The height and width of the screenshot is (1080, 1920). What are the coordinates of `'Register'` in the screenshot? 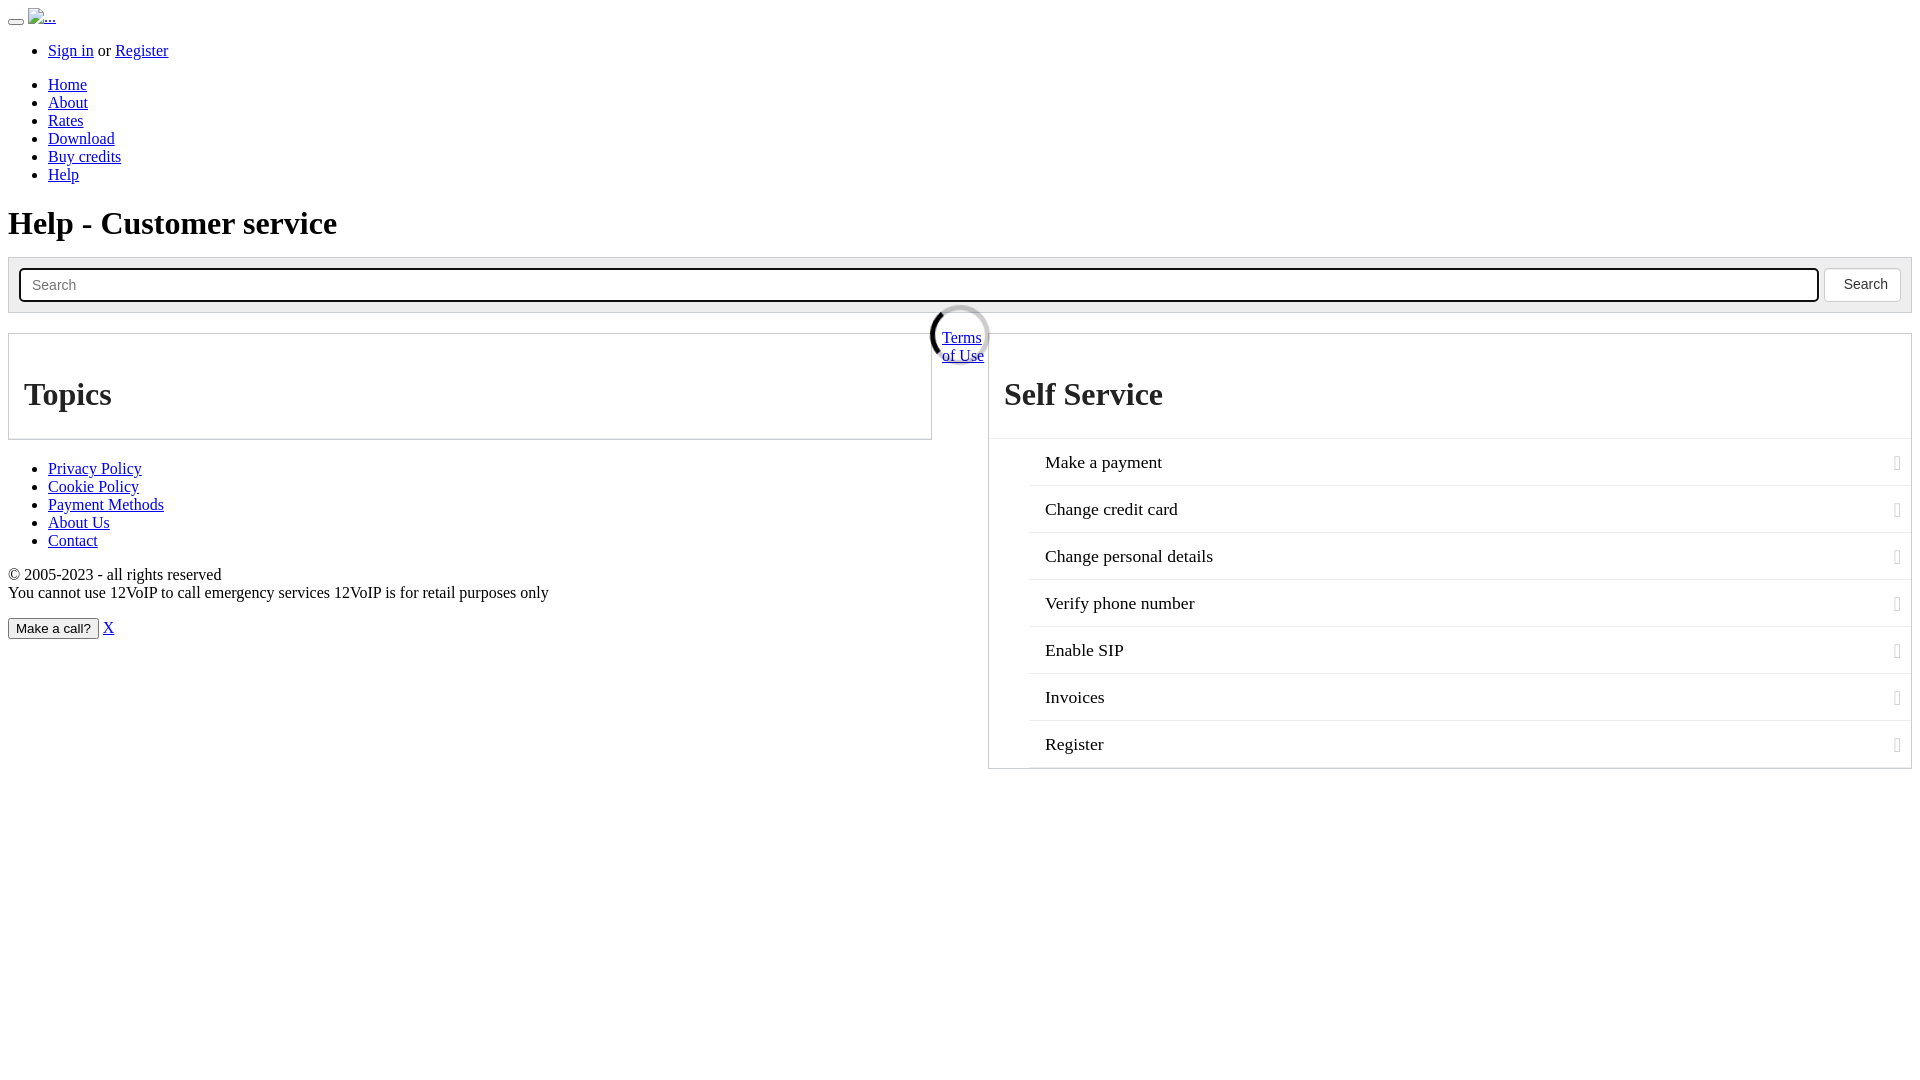 It's located at (140, 49).